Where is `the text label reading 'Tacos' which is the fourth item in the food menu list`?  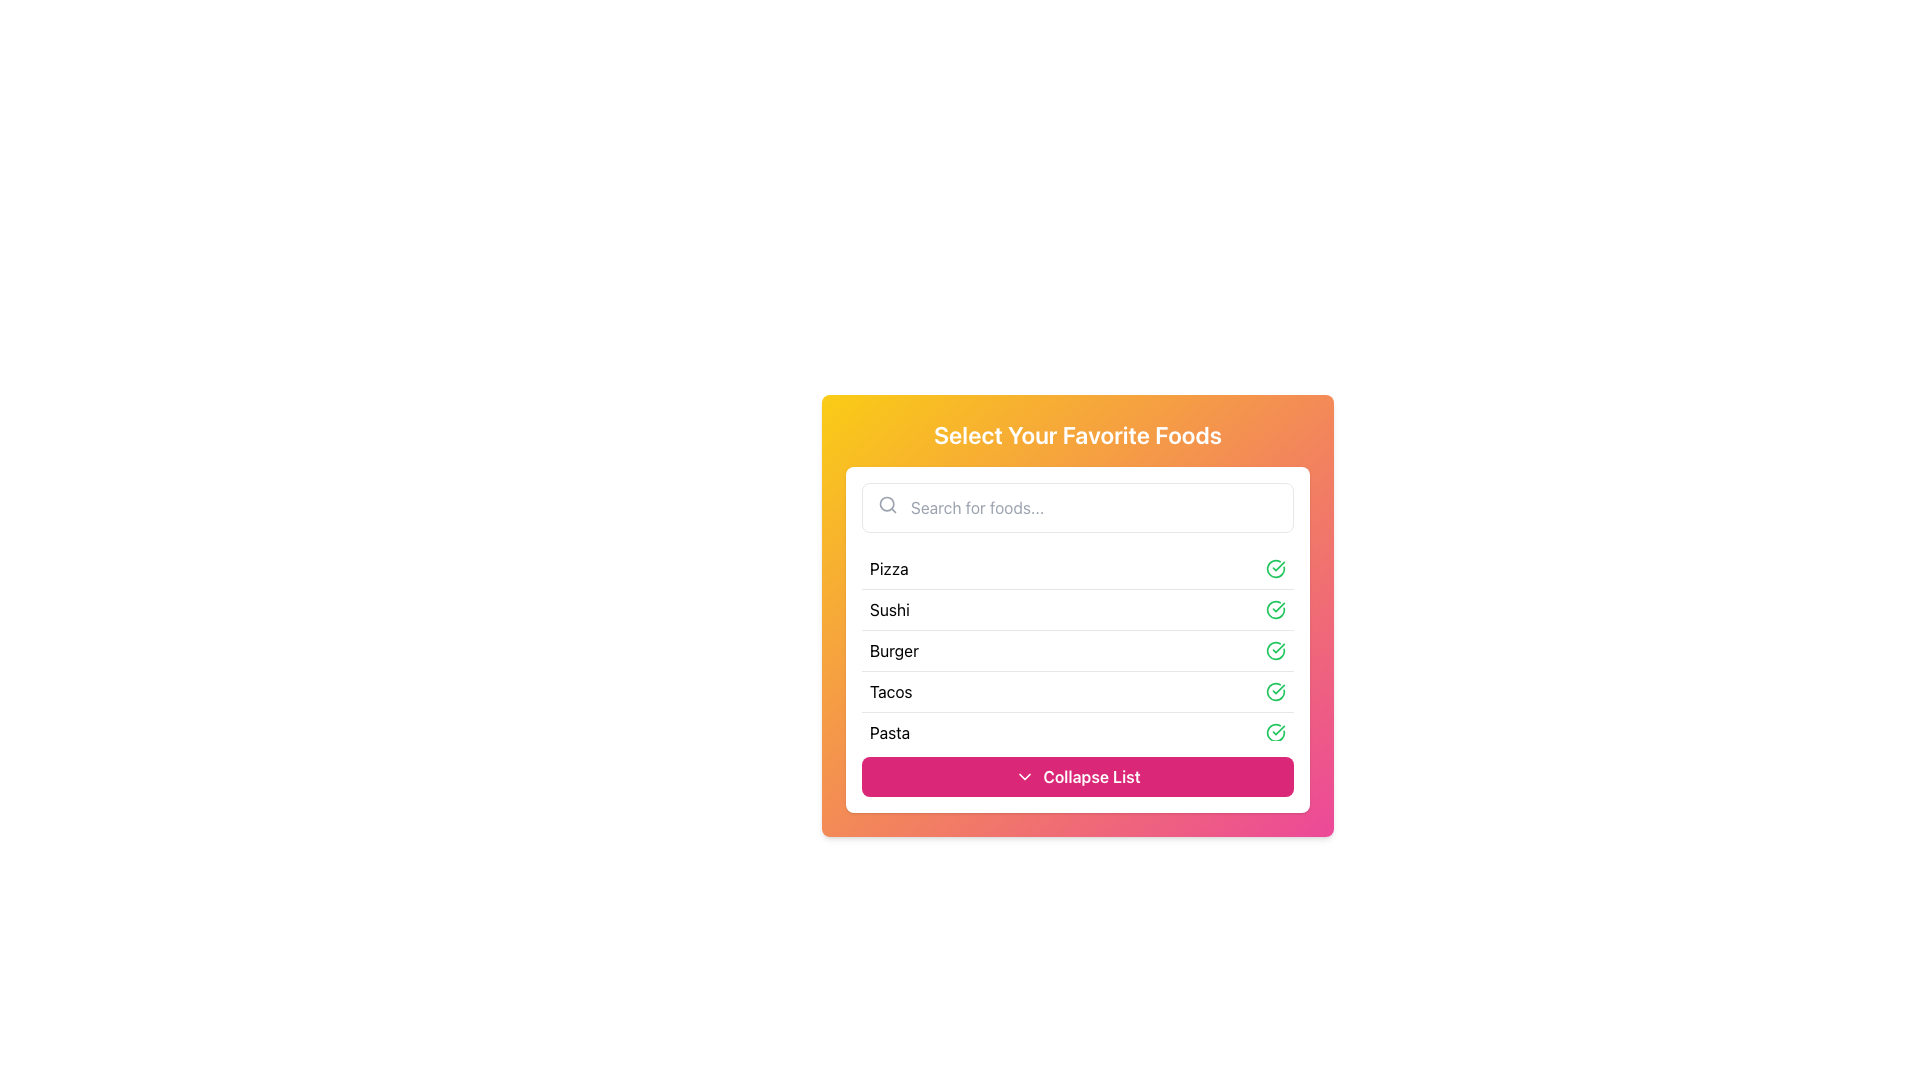 the text label reading 'Tacos' which is the fourth item in the food menu list is located at coordinates (890, 690).